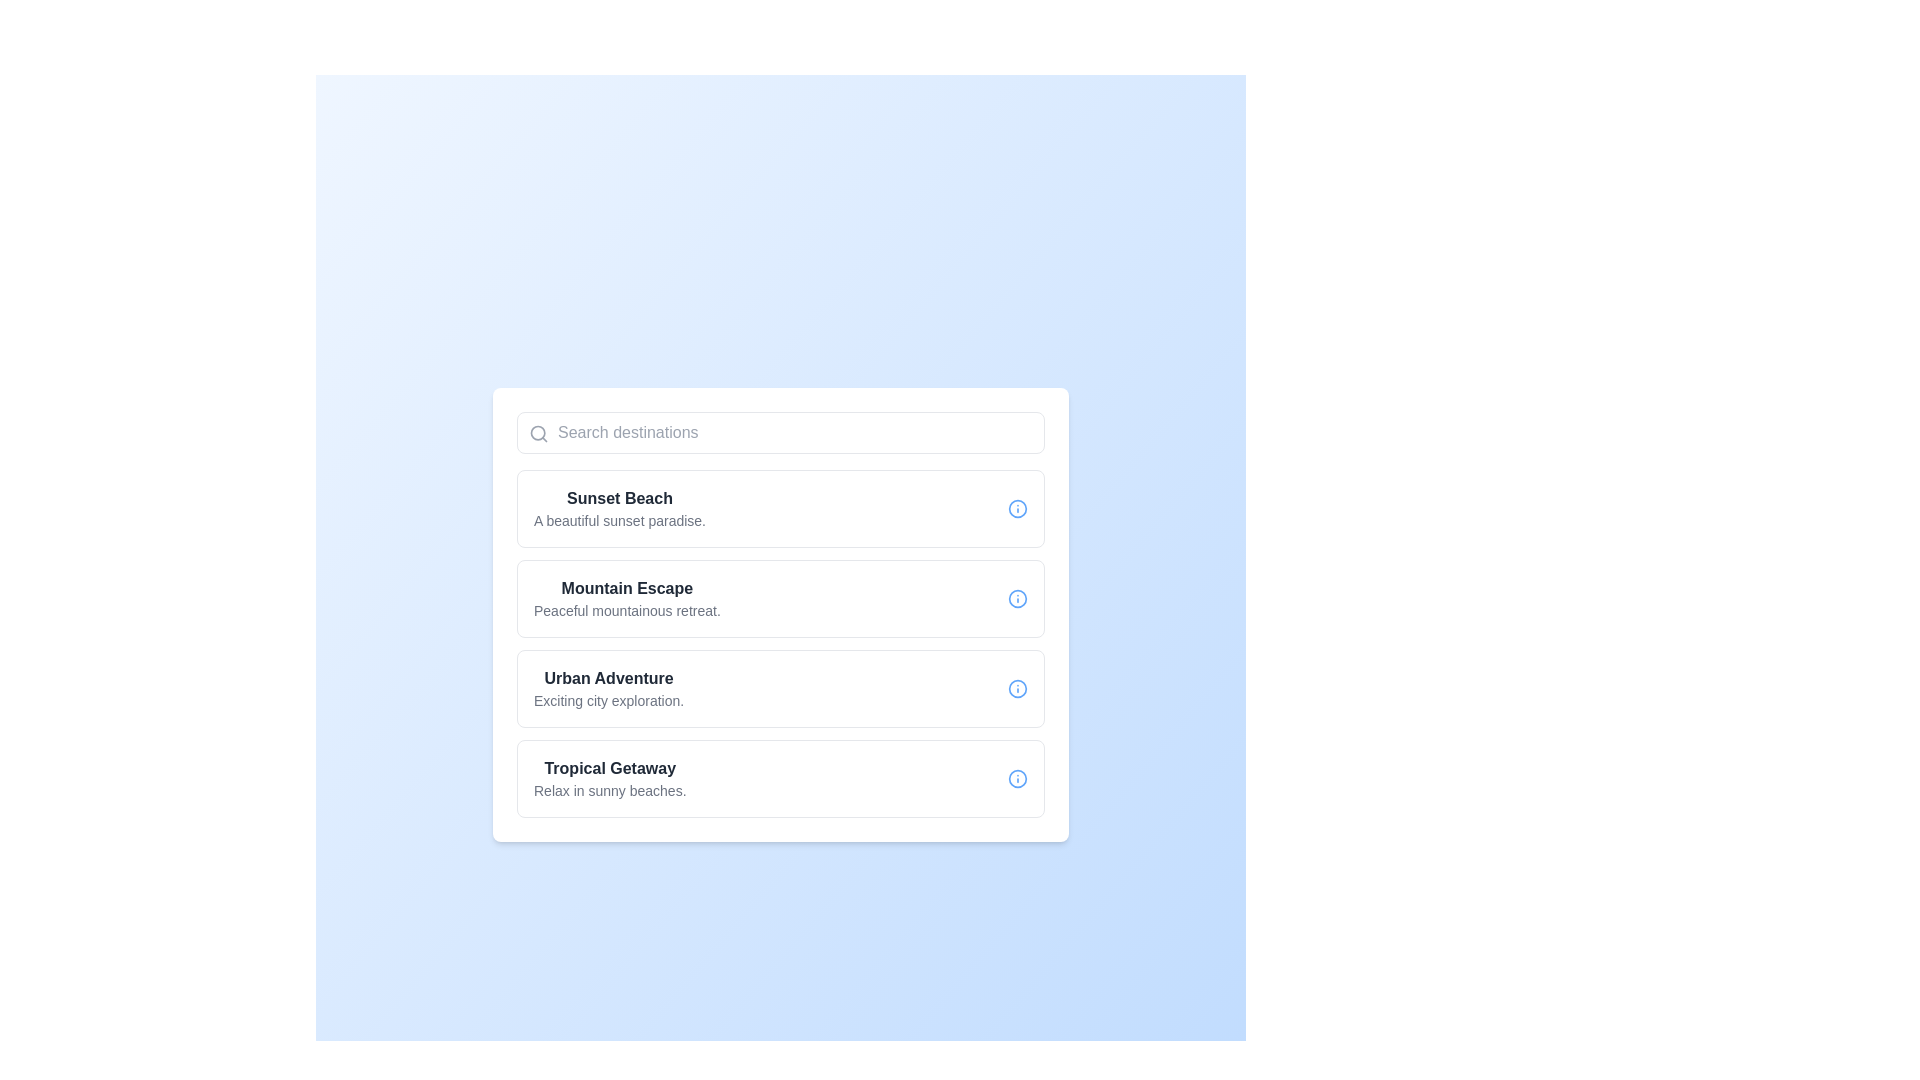  Describe the element at coordinates (626, 588) in the screenshot. I see `the Text Label that serves as the title for the second destination option in the list, located between 'Sunset Beach' and 'Urban Adventure'` at that location.